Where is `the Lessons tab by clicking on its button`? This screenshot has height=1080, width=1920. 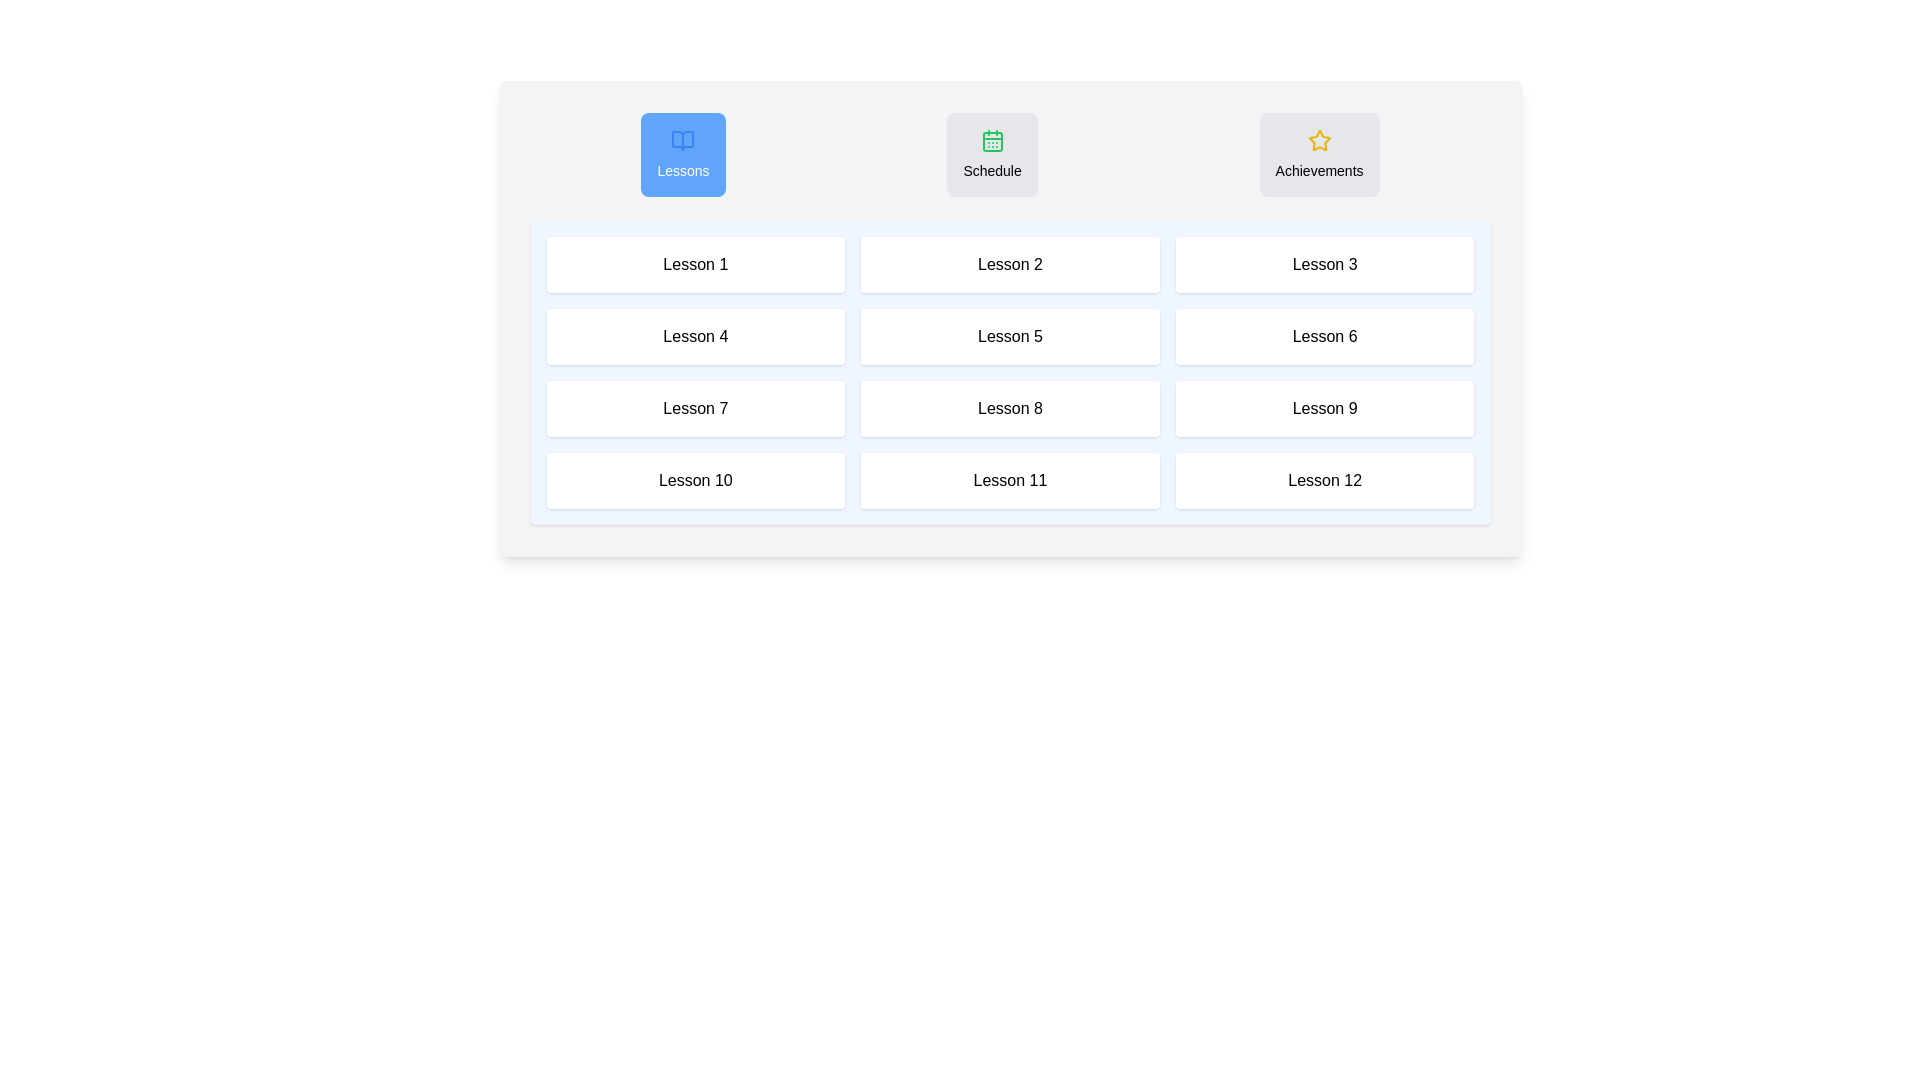 the Lessons tab by clicking on its button is located at coordinates (683, 153).